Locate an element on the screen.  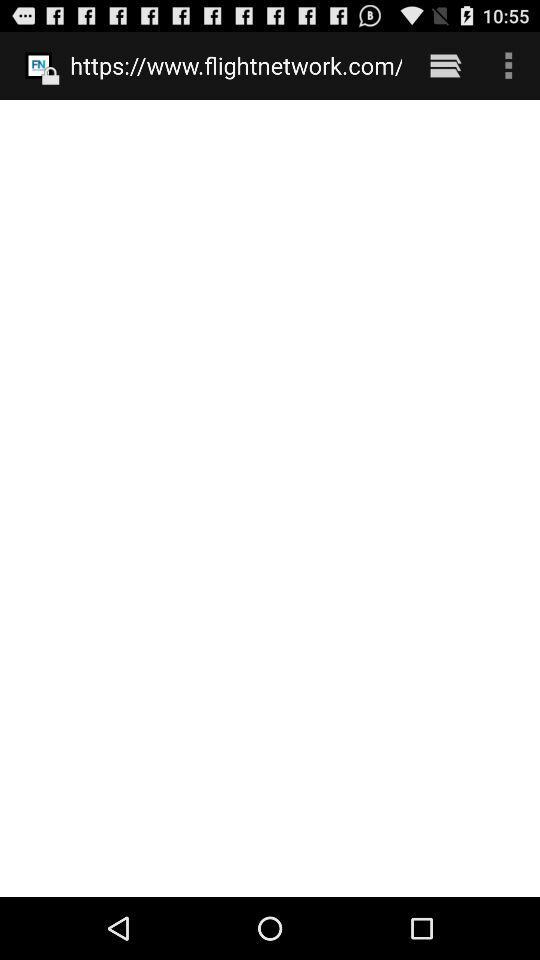
the item next to https www flightnetwork icon is located at coordinates (445, 65).